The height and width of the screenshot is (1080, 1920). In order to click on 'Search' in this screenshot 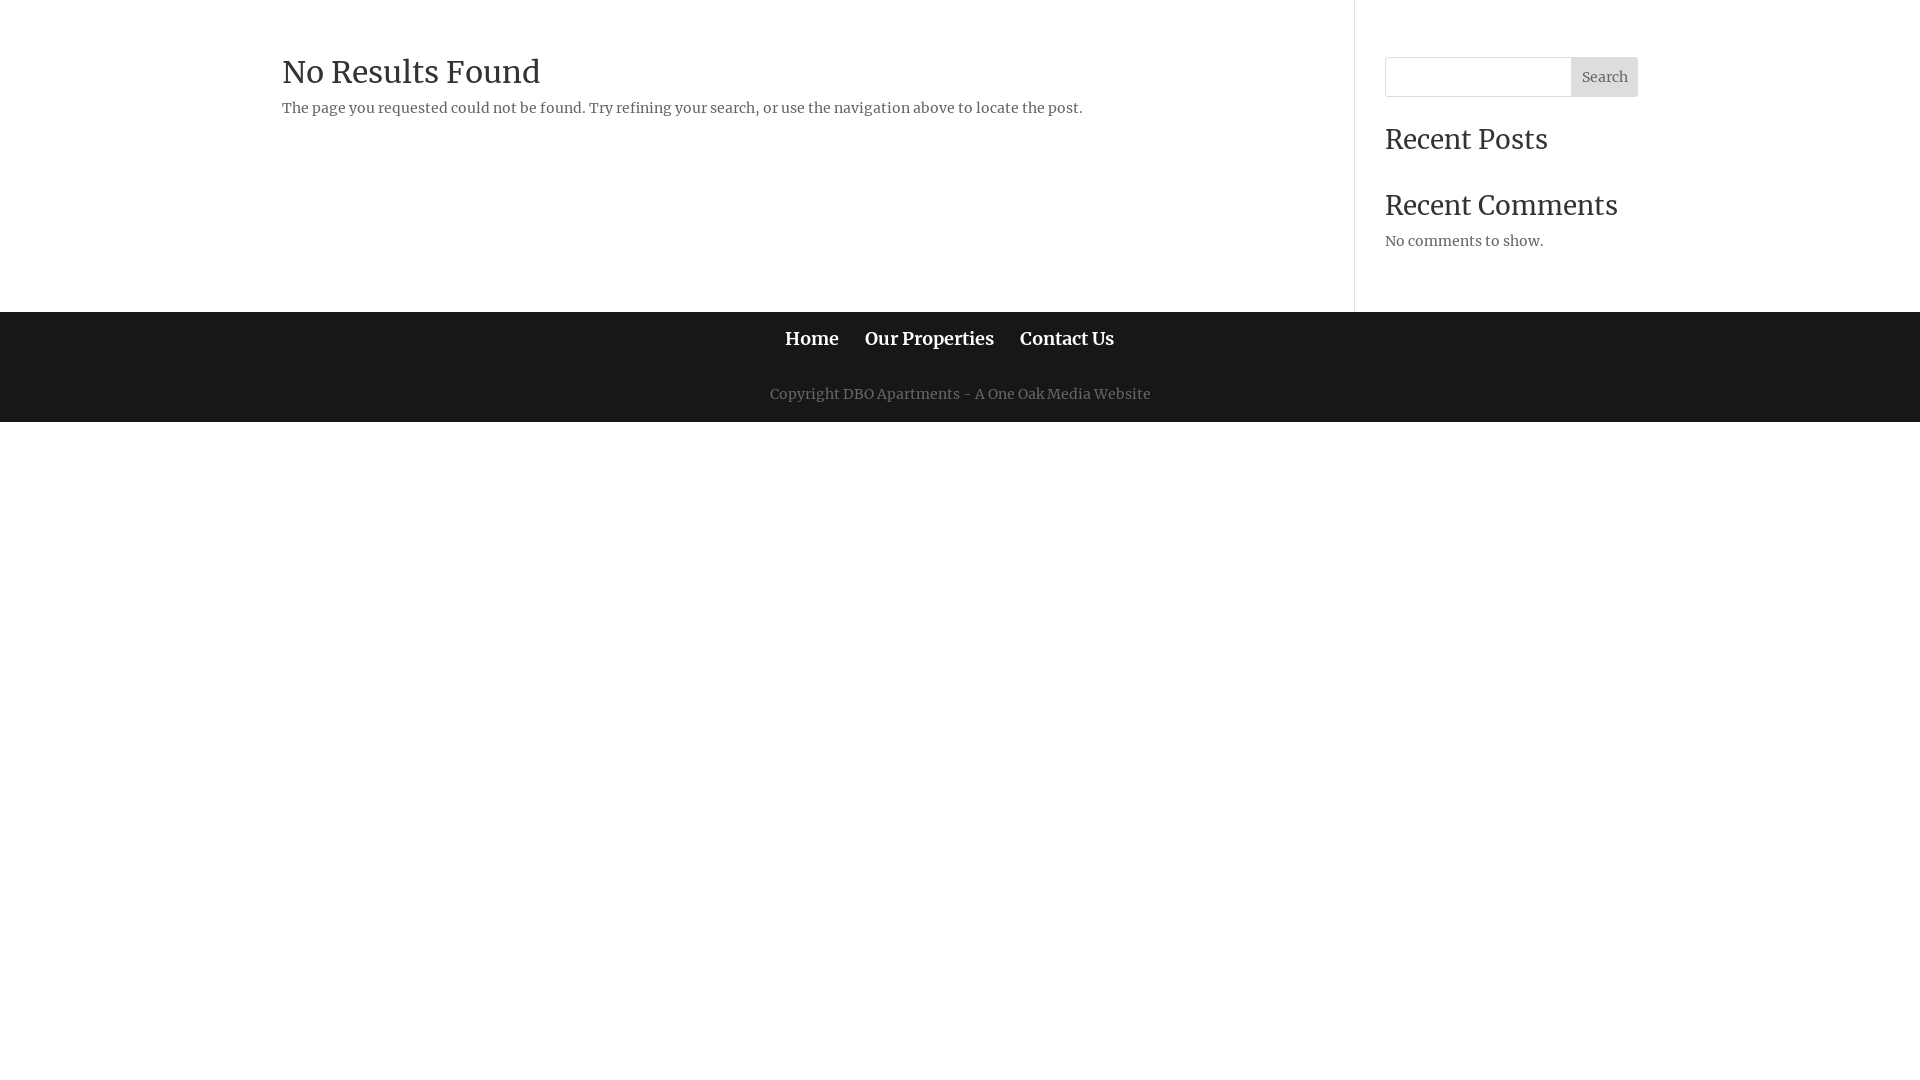, I will do `click(1604, 76)`.